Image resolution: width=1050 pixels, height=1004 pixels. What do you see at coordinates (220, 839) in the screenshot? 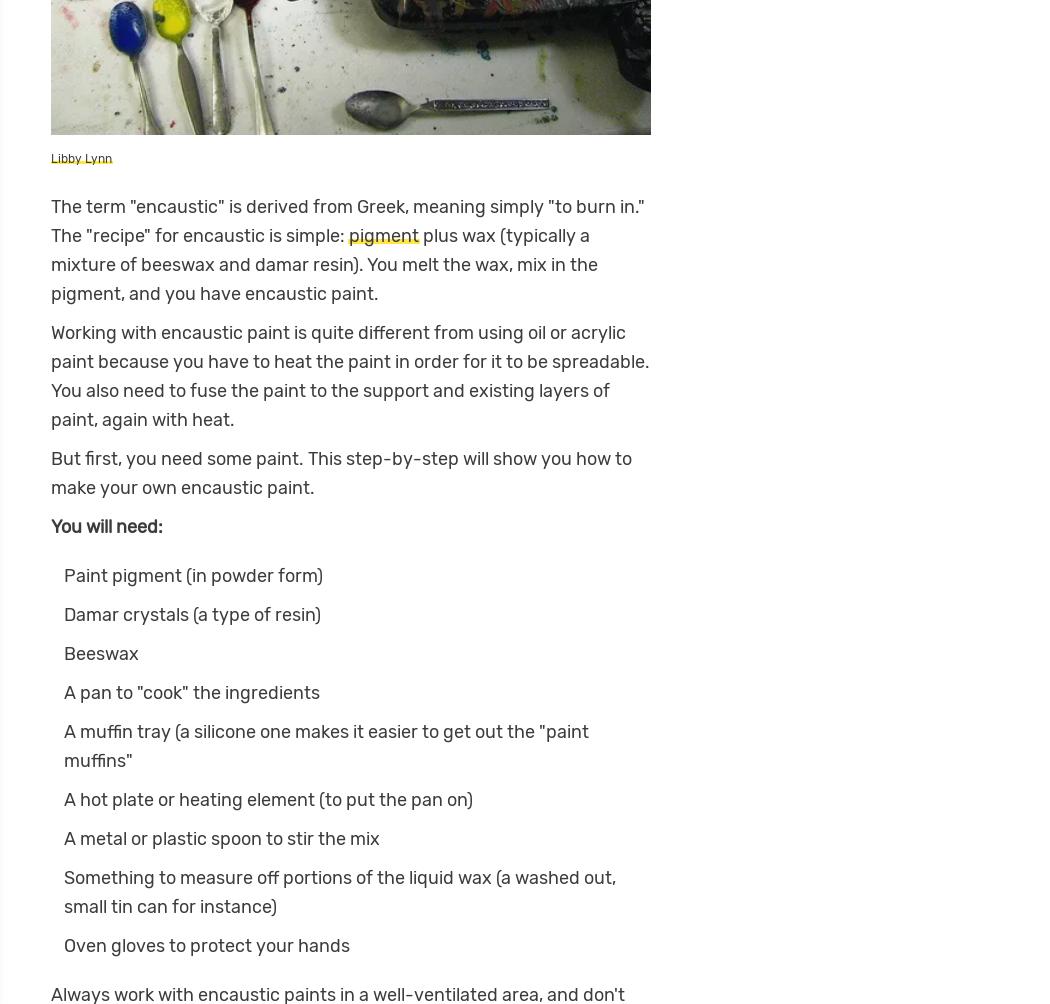
I see `'A metal or plastic spoon to stir the mix'` at bounding box center [220, 839].